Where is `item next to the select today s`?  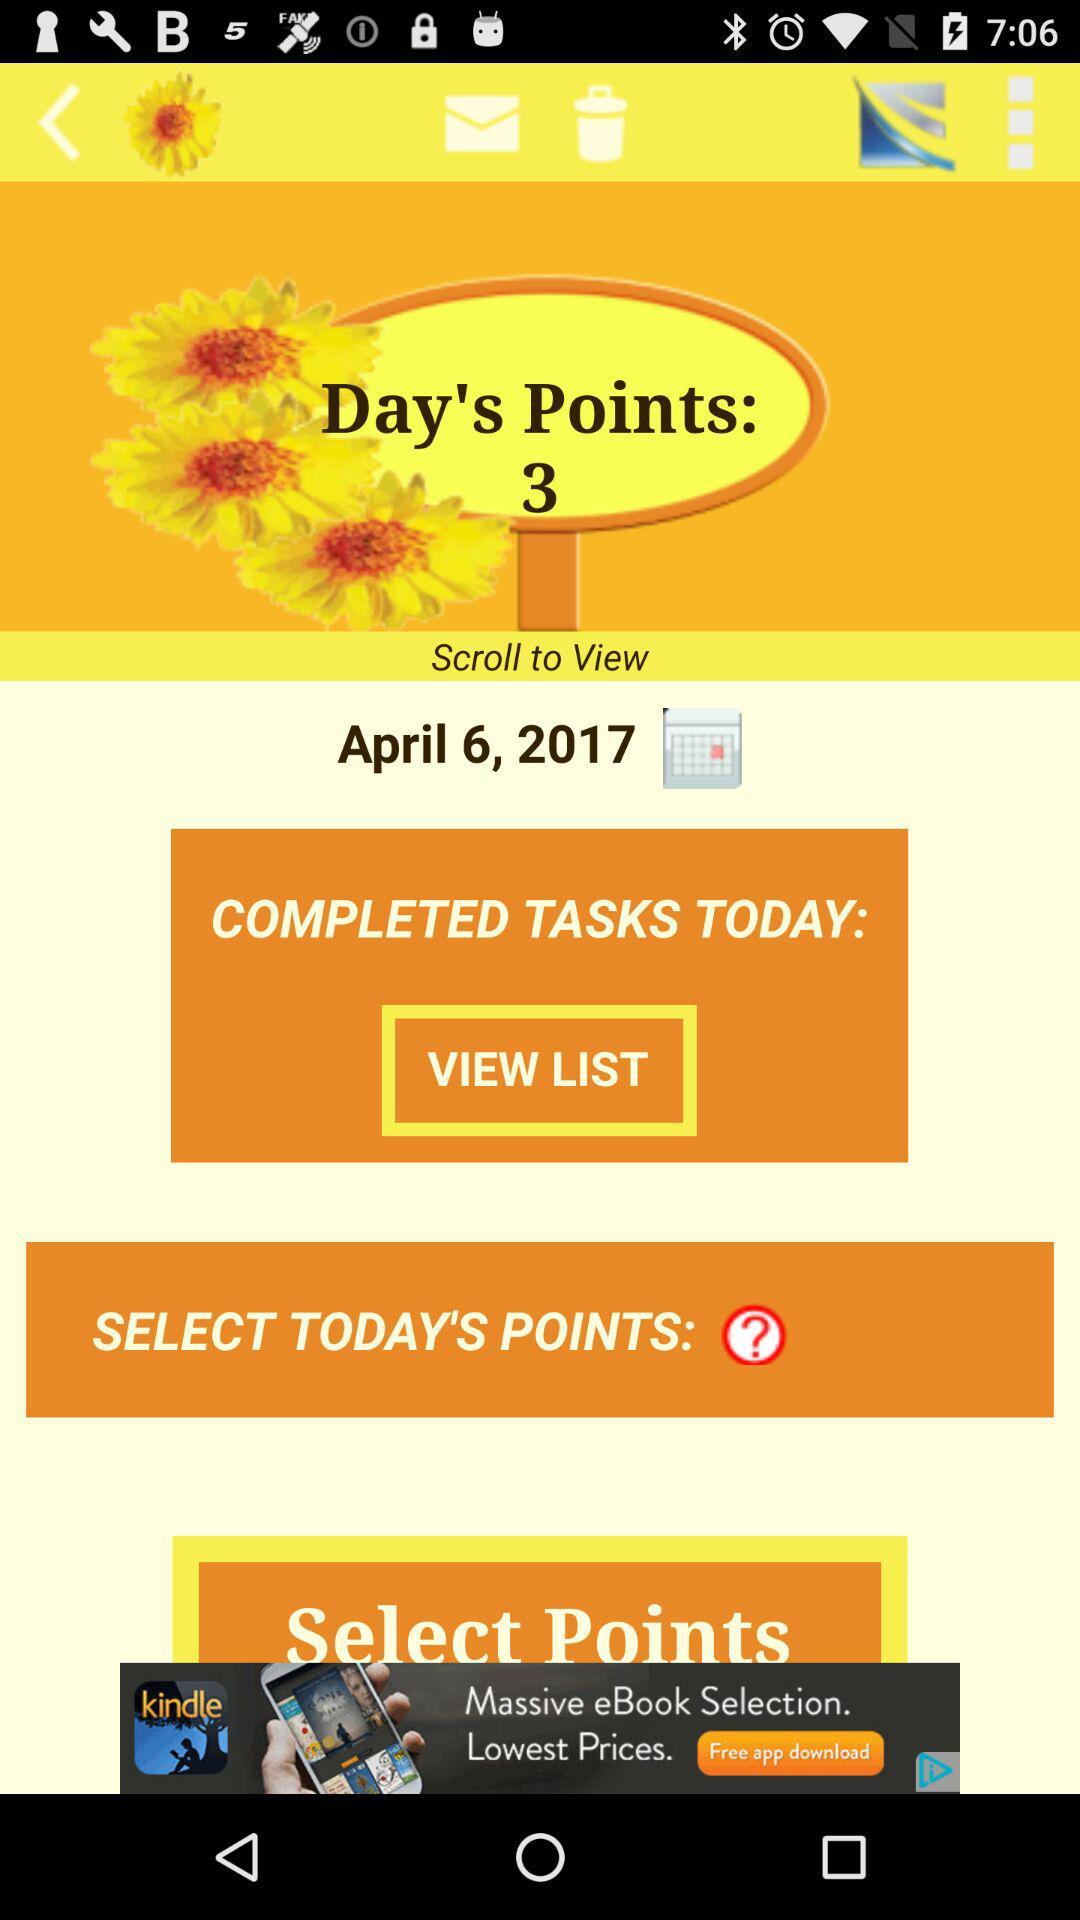 item next to the select today s is located at coordinates (754, 1335).